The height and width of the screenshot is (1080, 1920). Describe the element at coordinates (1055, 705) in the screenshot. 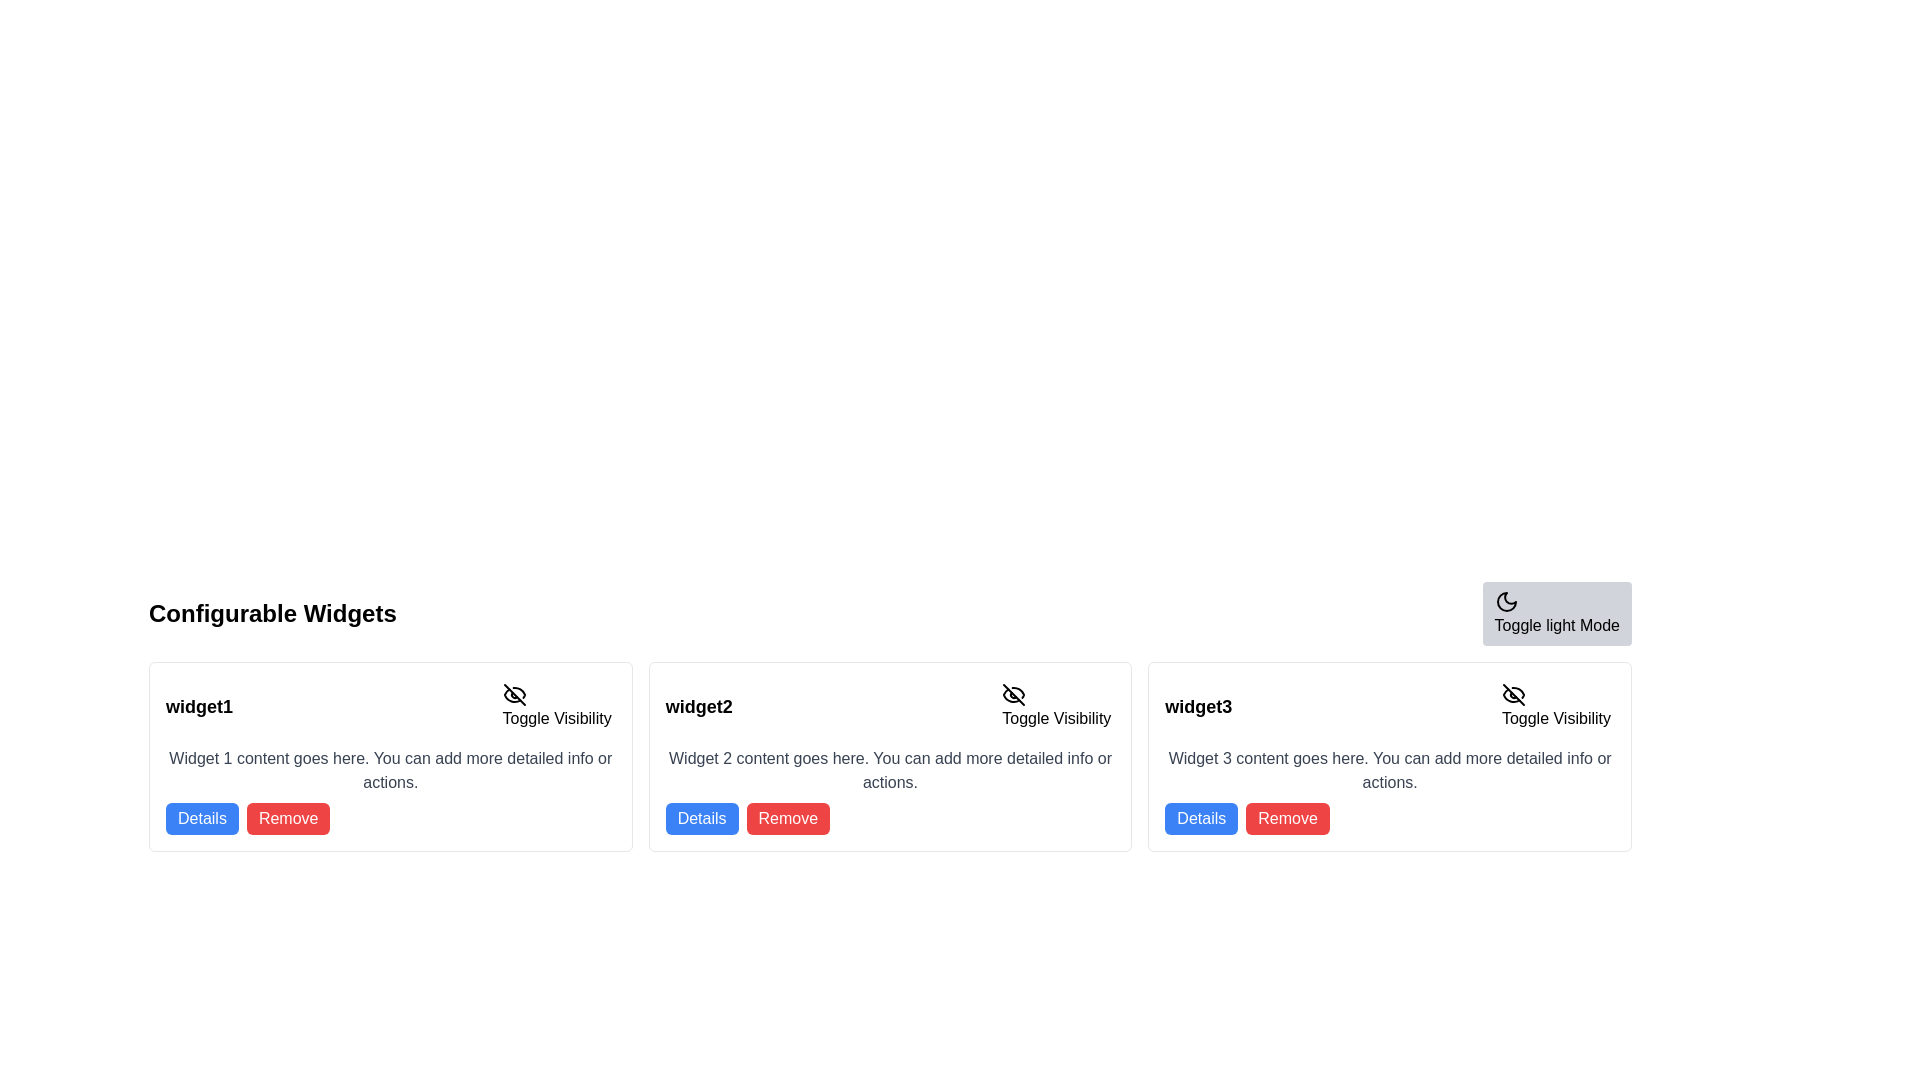

I see `the second 'Toggle Visibility' button located in the top-right section of the 'widget2' area` at that location.